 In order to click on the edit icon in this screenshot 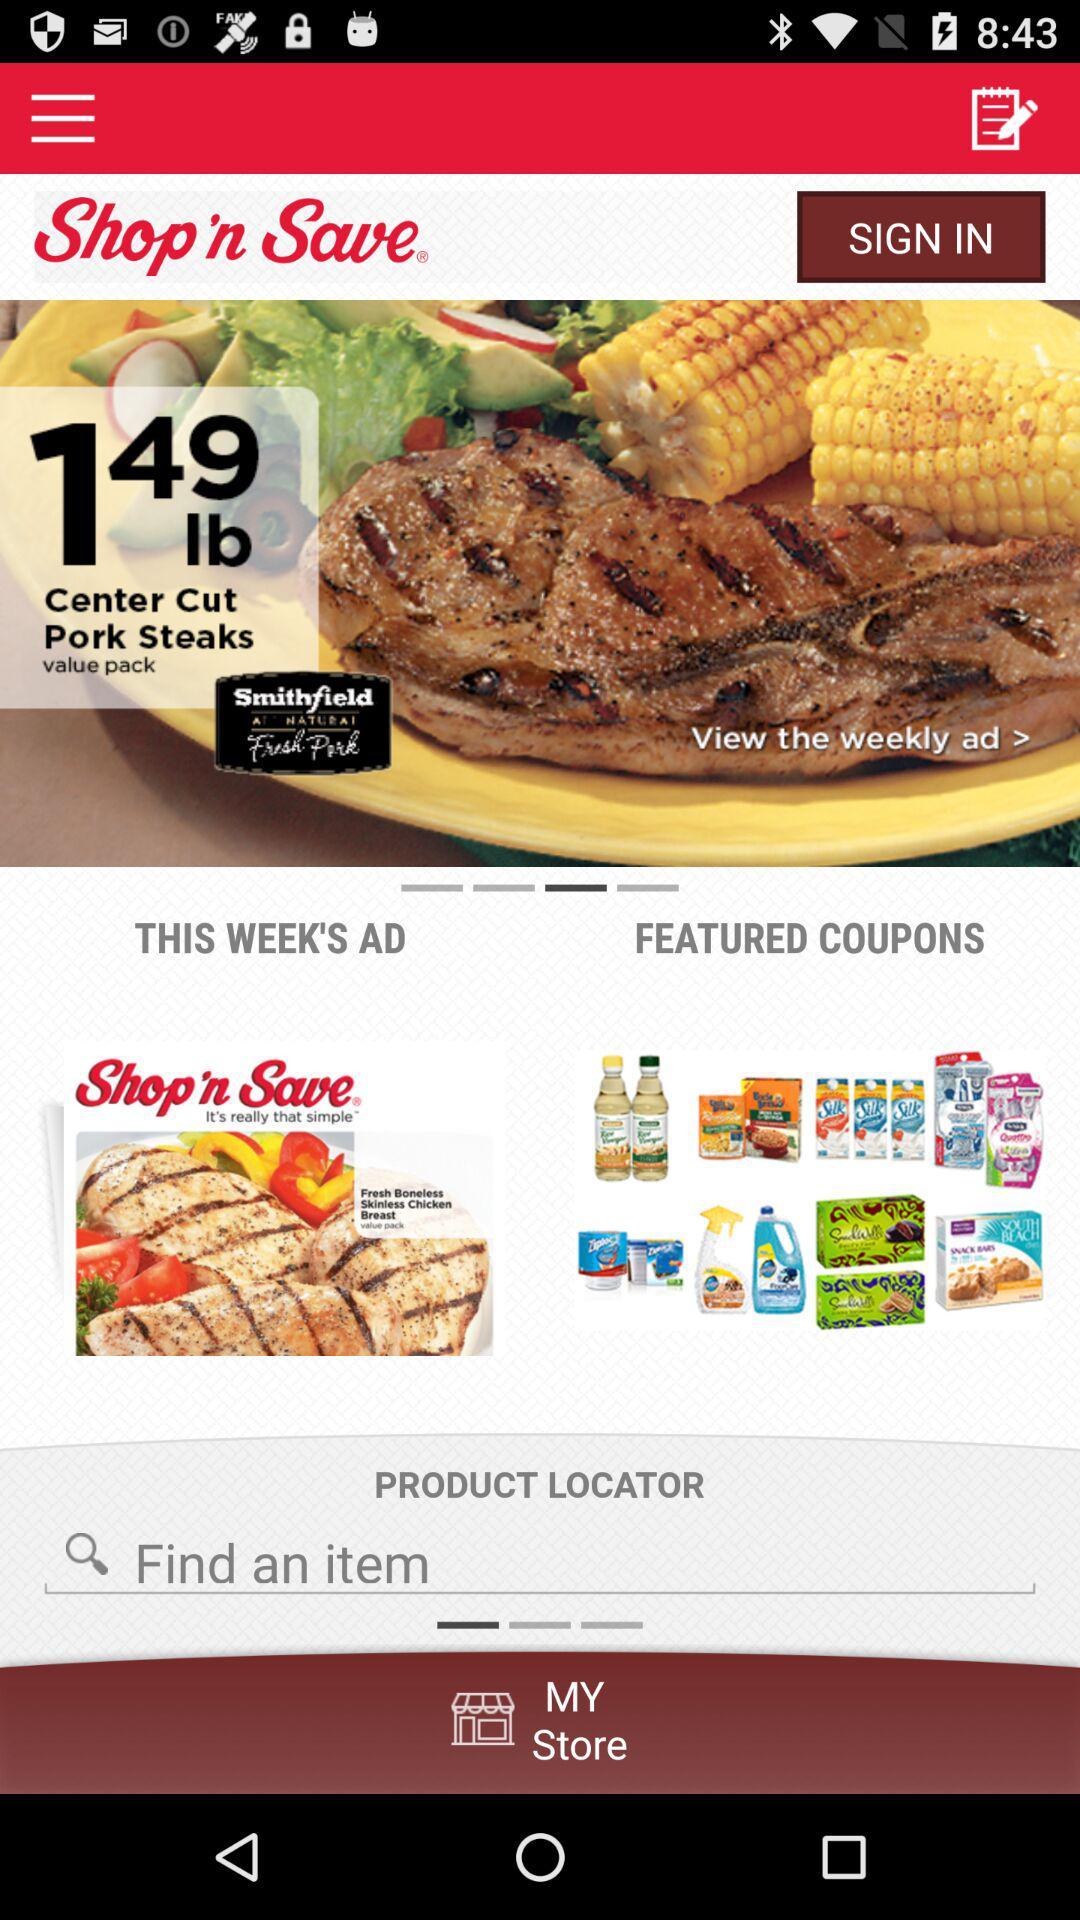, I will do `click(1003, 125)`.